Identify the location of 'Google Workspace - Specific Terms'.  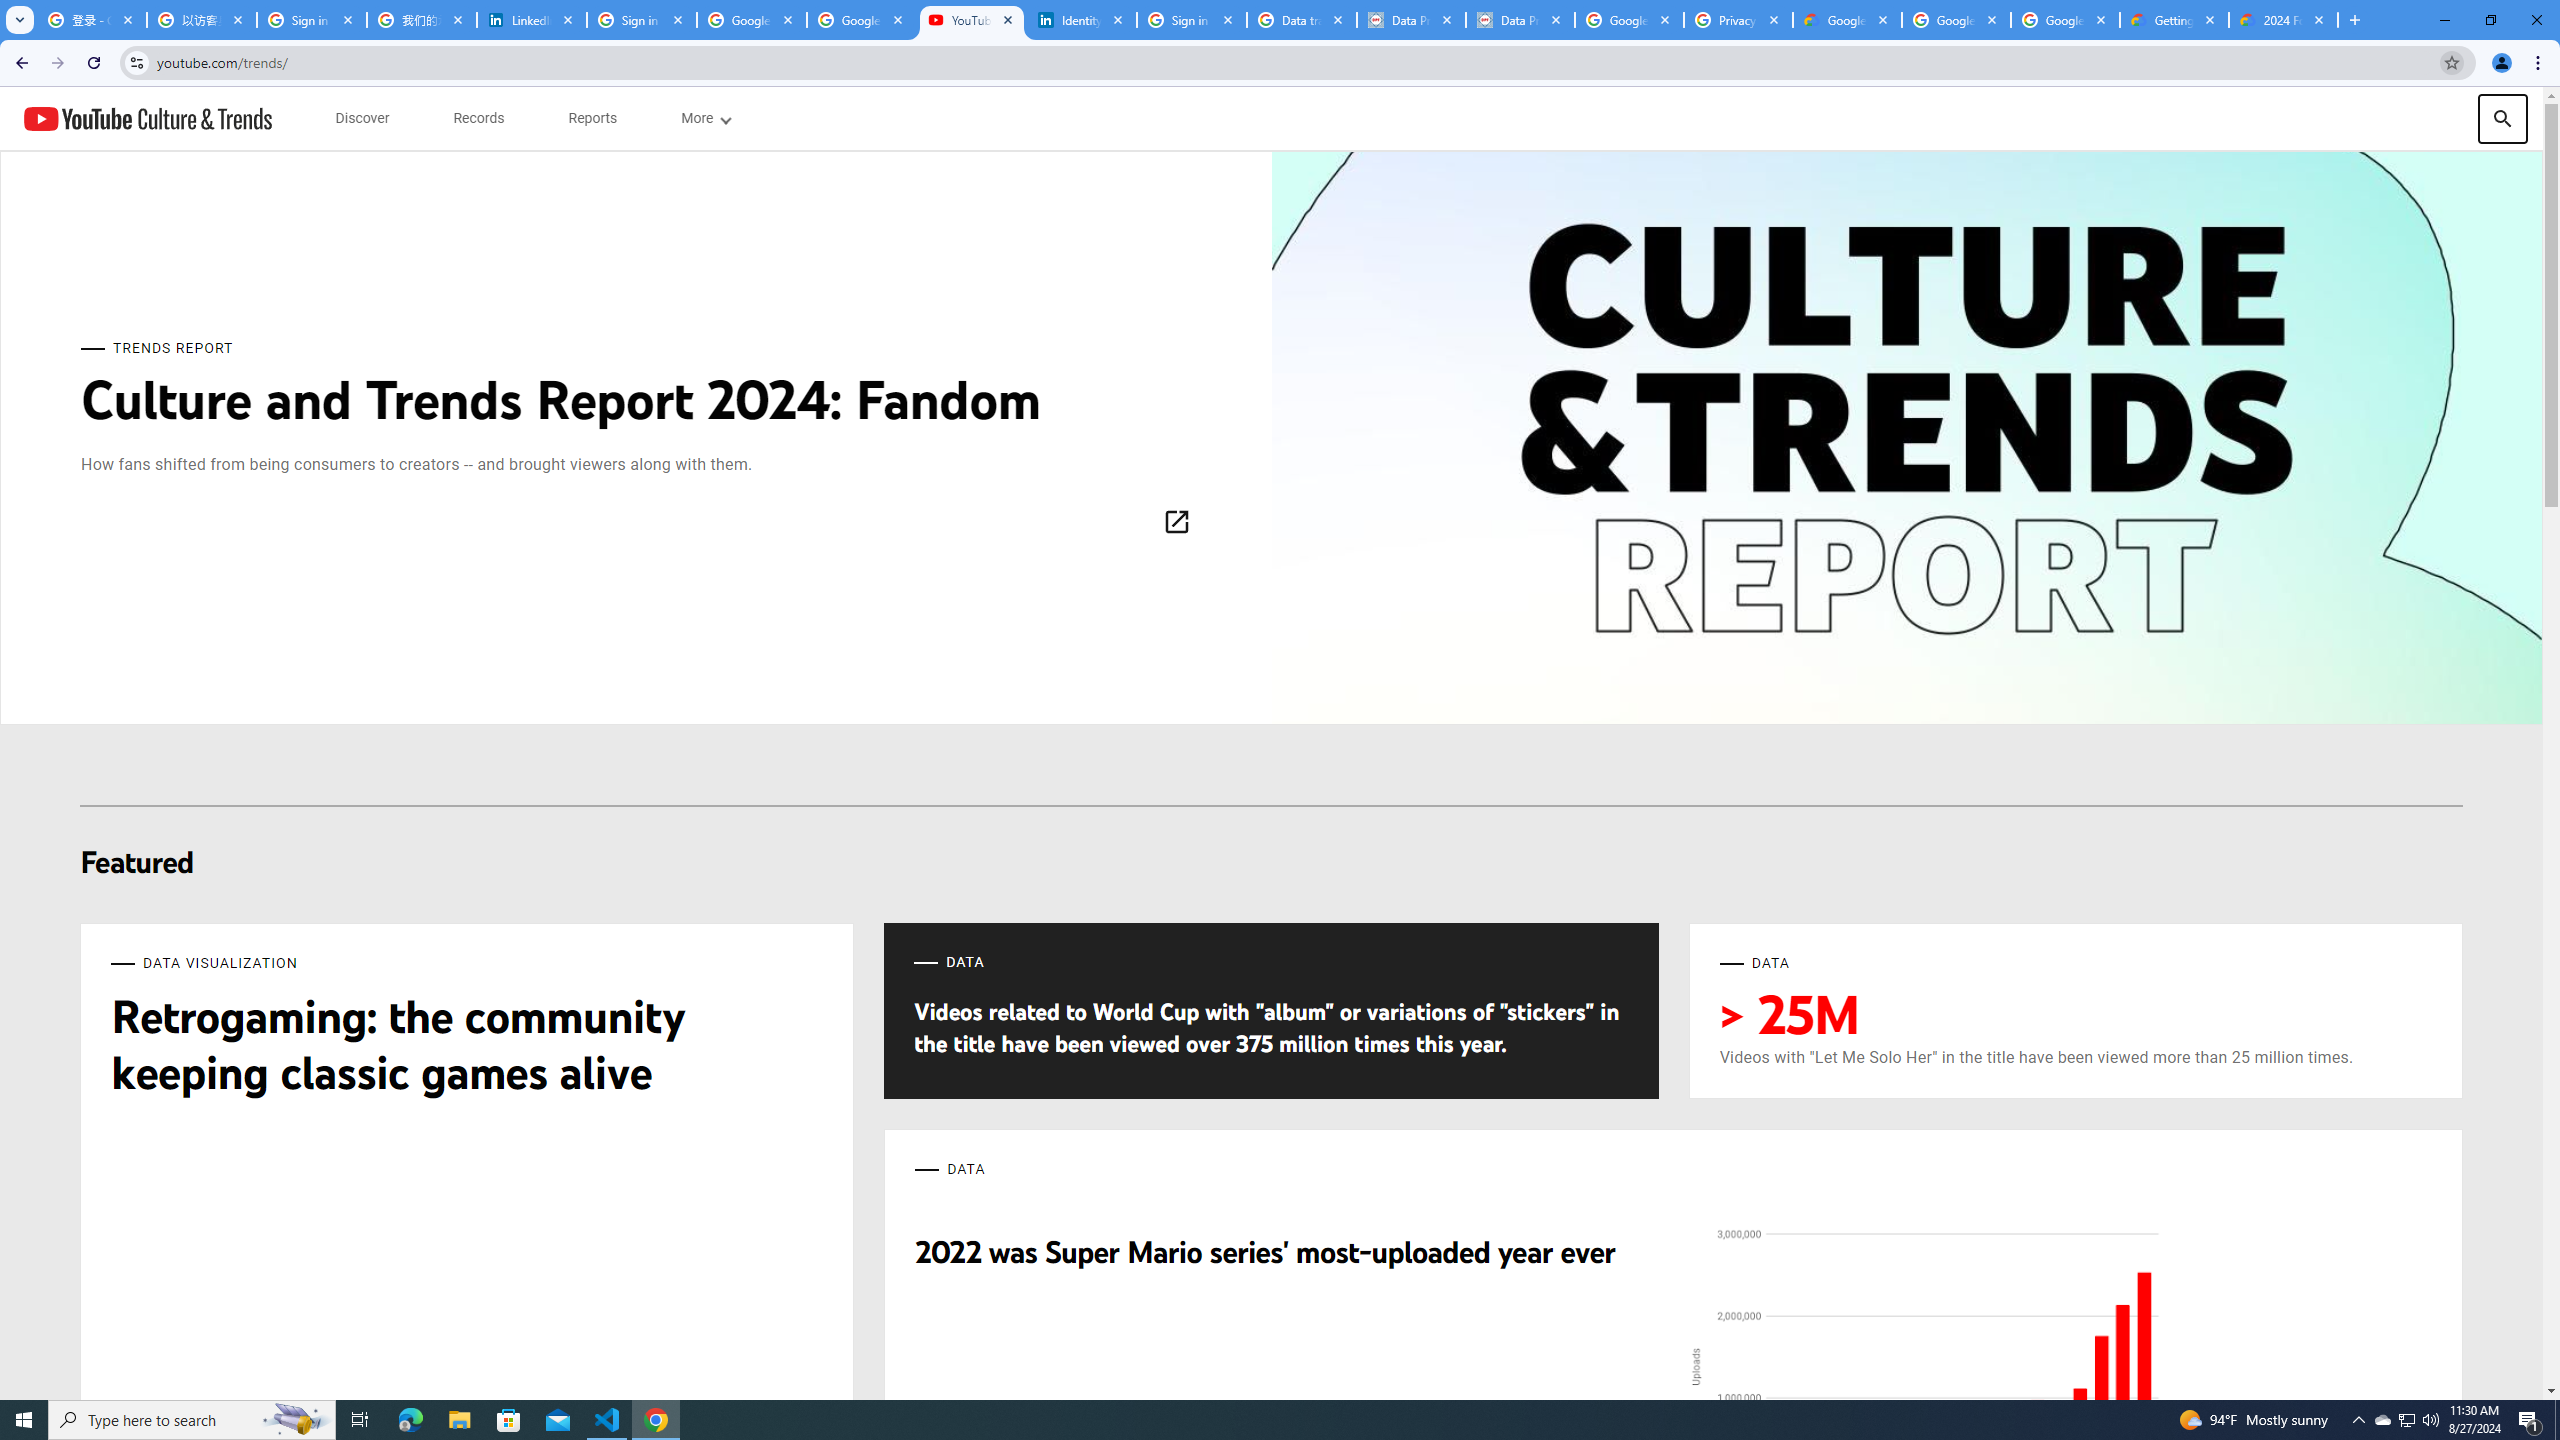
(2064, 19).